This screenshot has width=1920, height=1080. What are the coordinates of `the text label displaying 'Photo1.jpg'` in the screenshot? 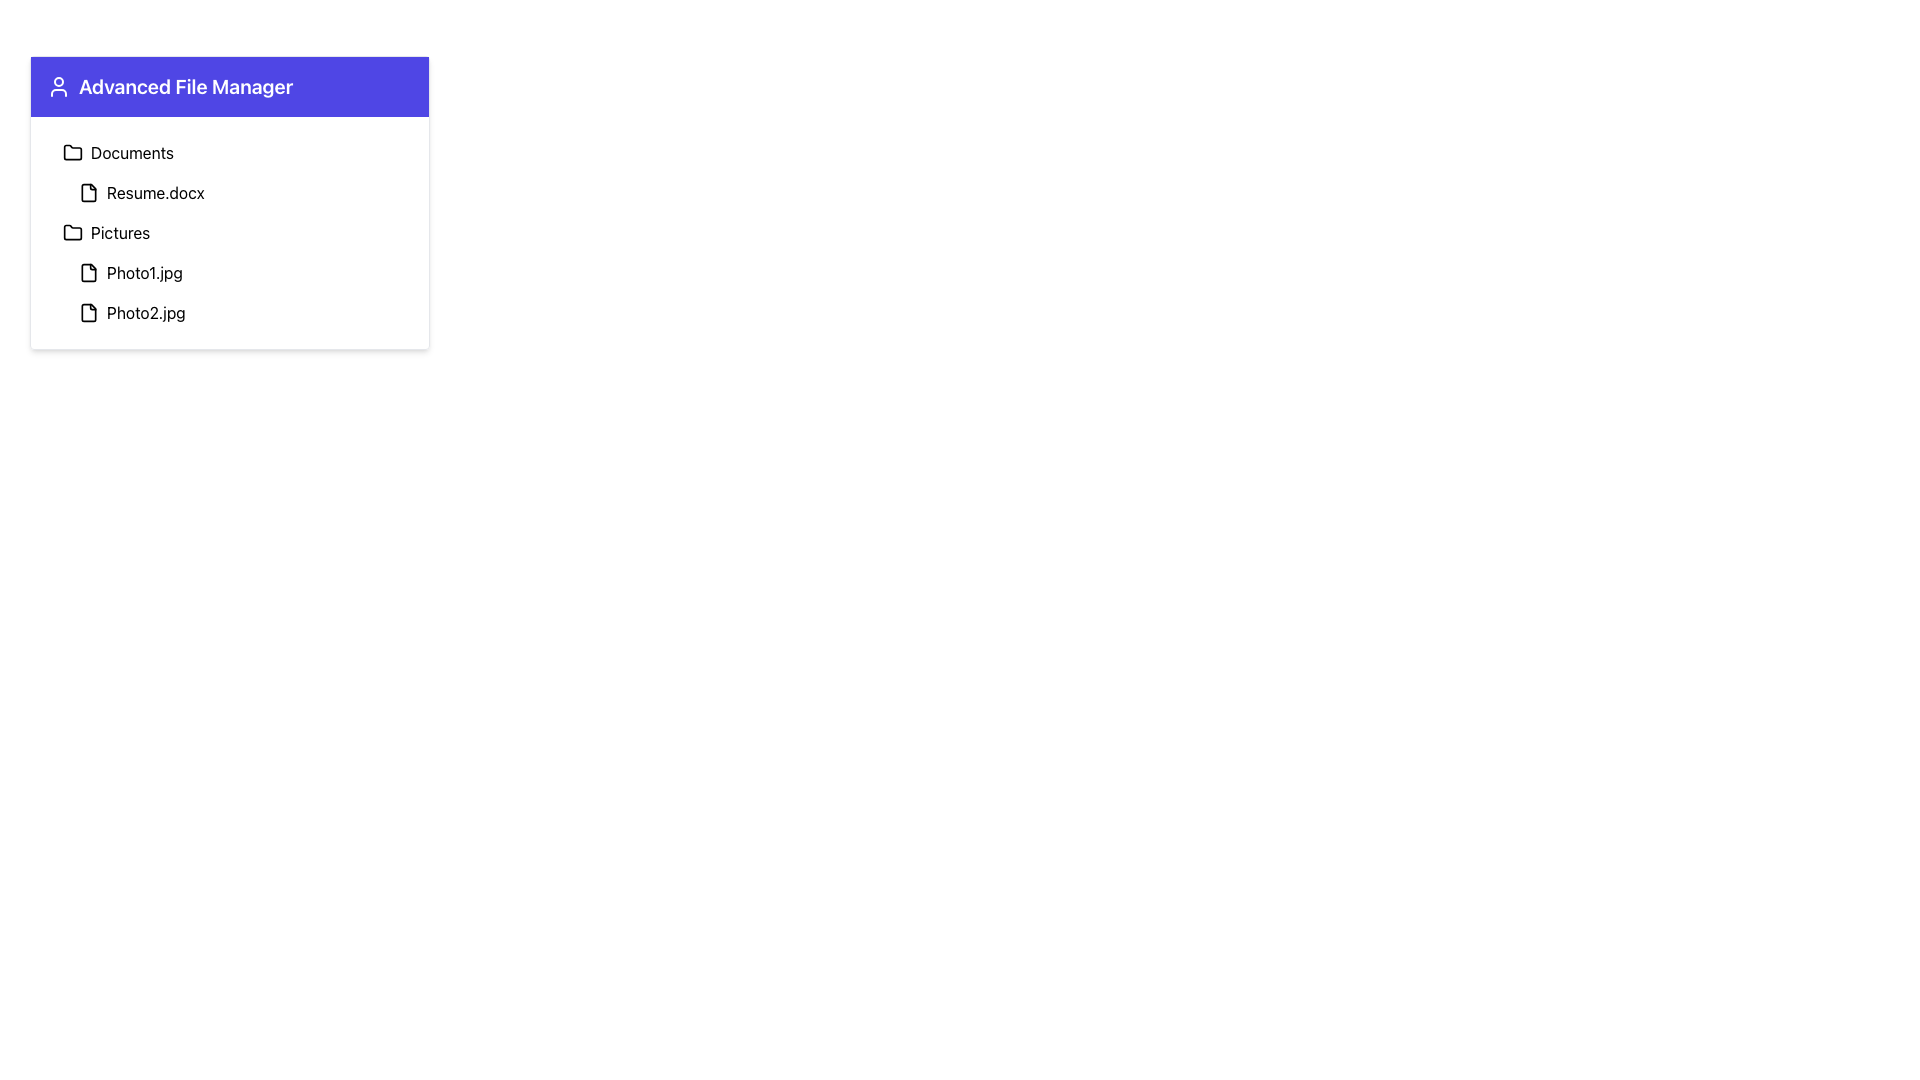 It's located at (143, 273).